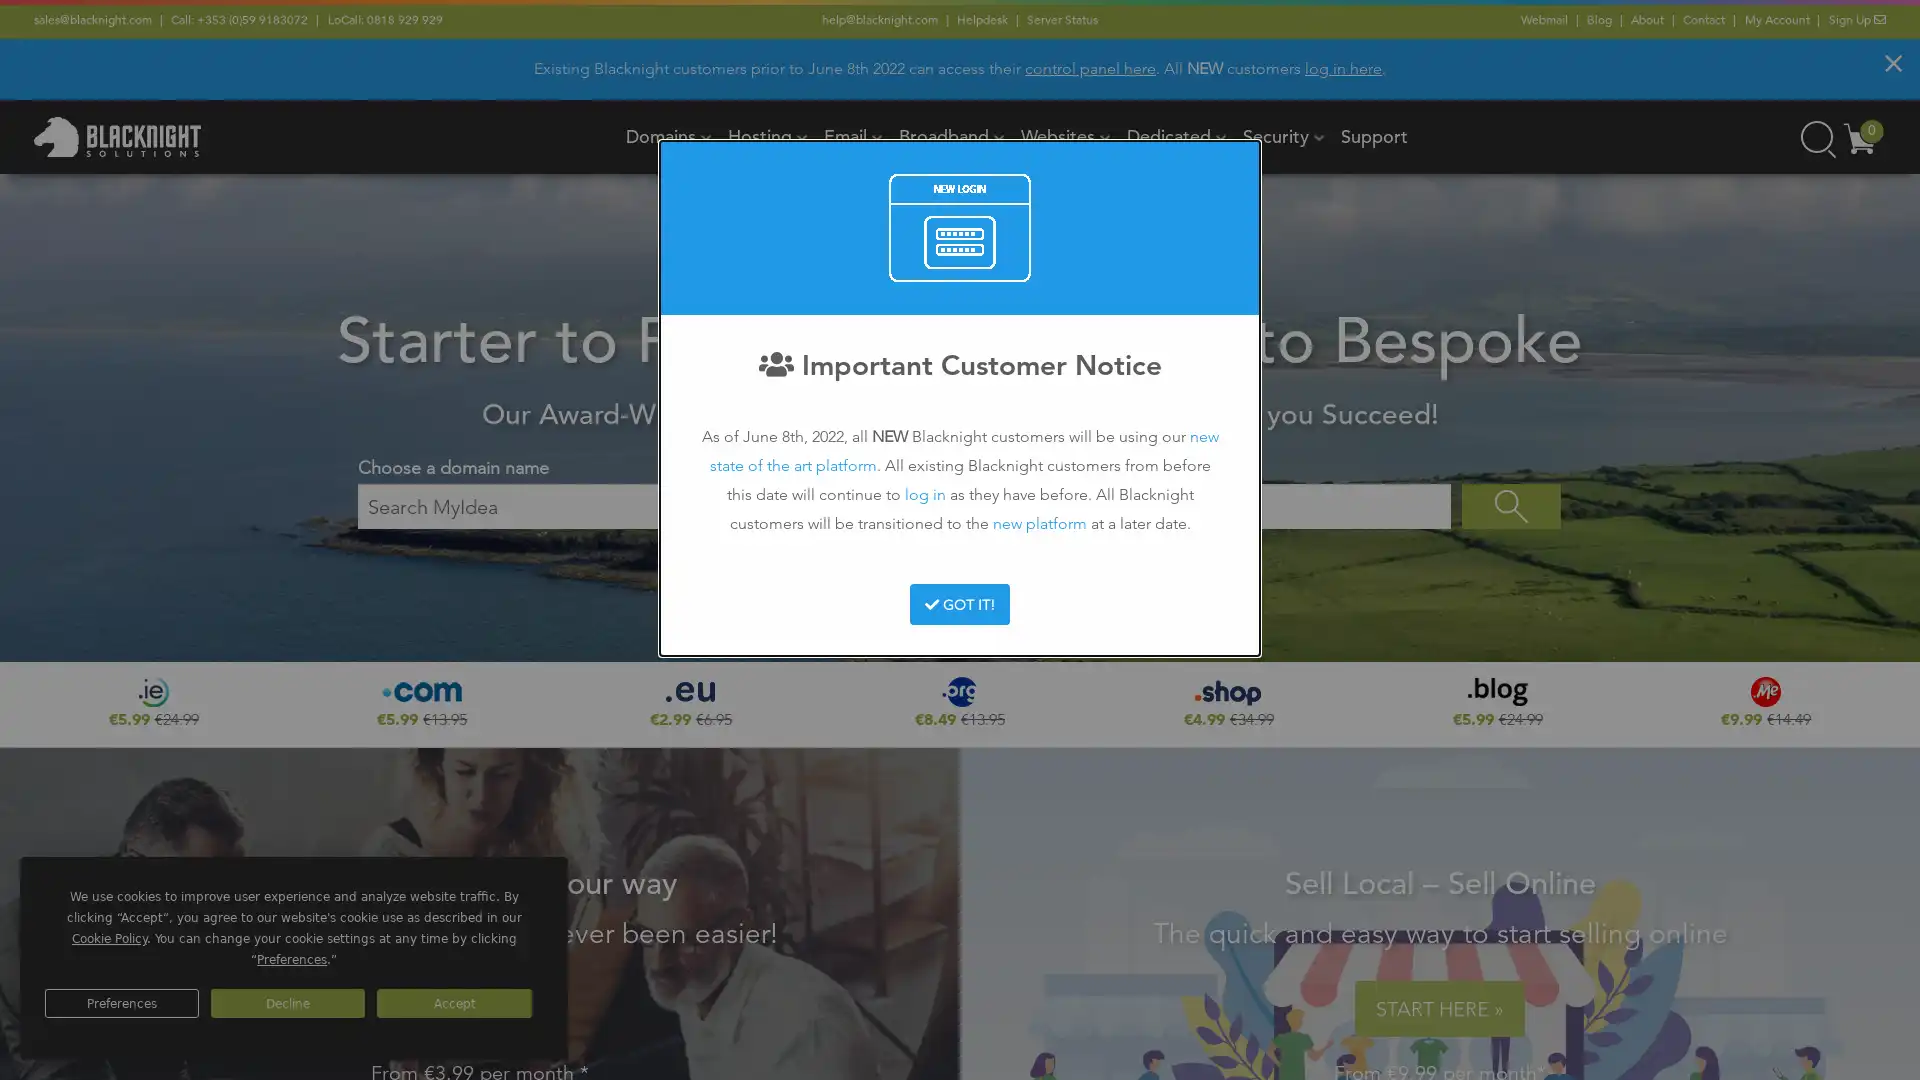  Describe the element at coordinates (120, 1003) in the screenshot. I see `Preferences` at that location.